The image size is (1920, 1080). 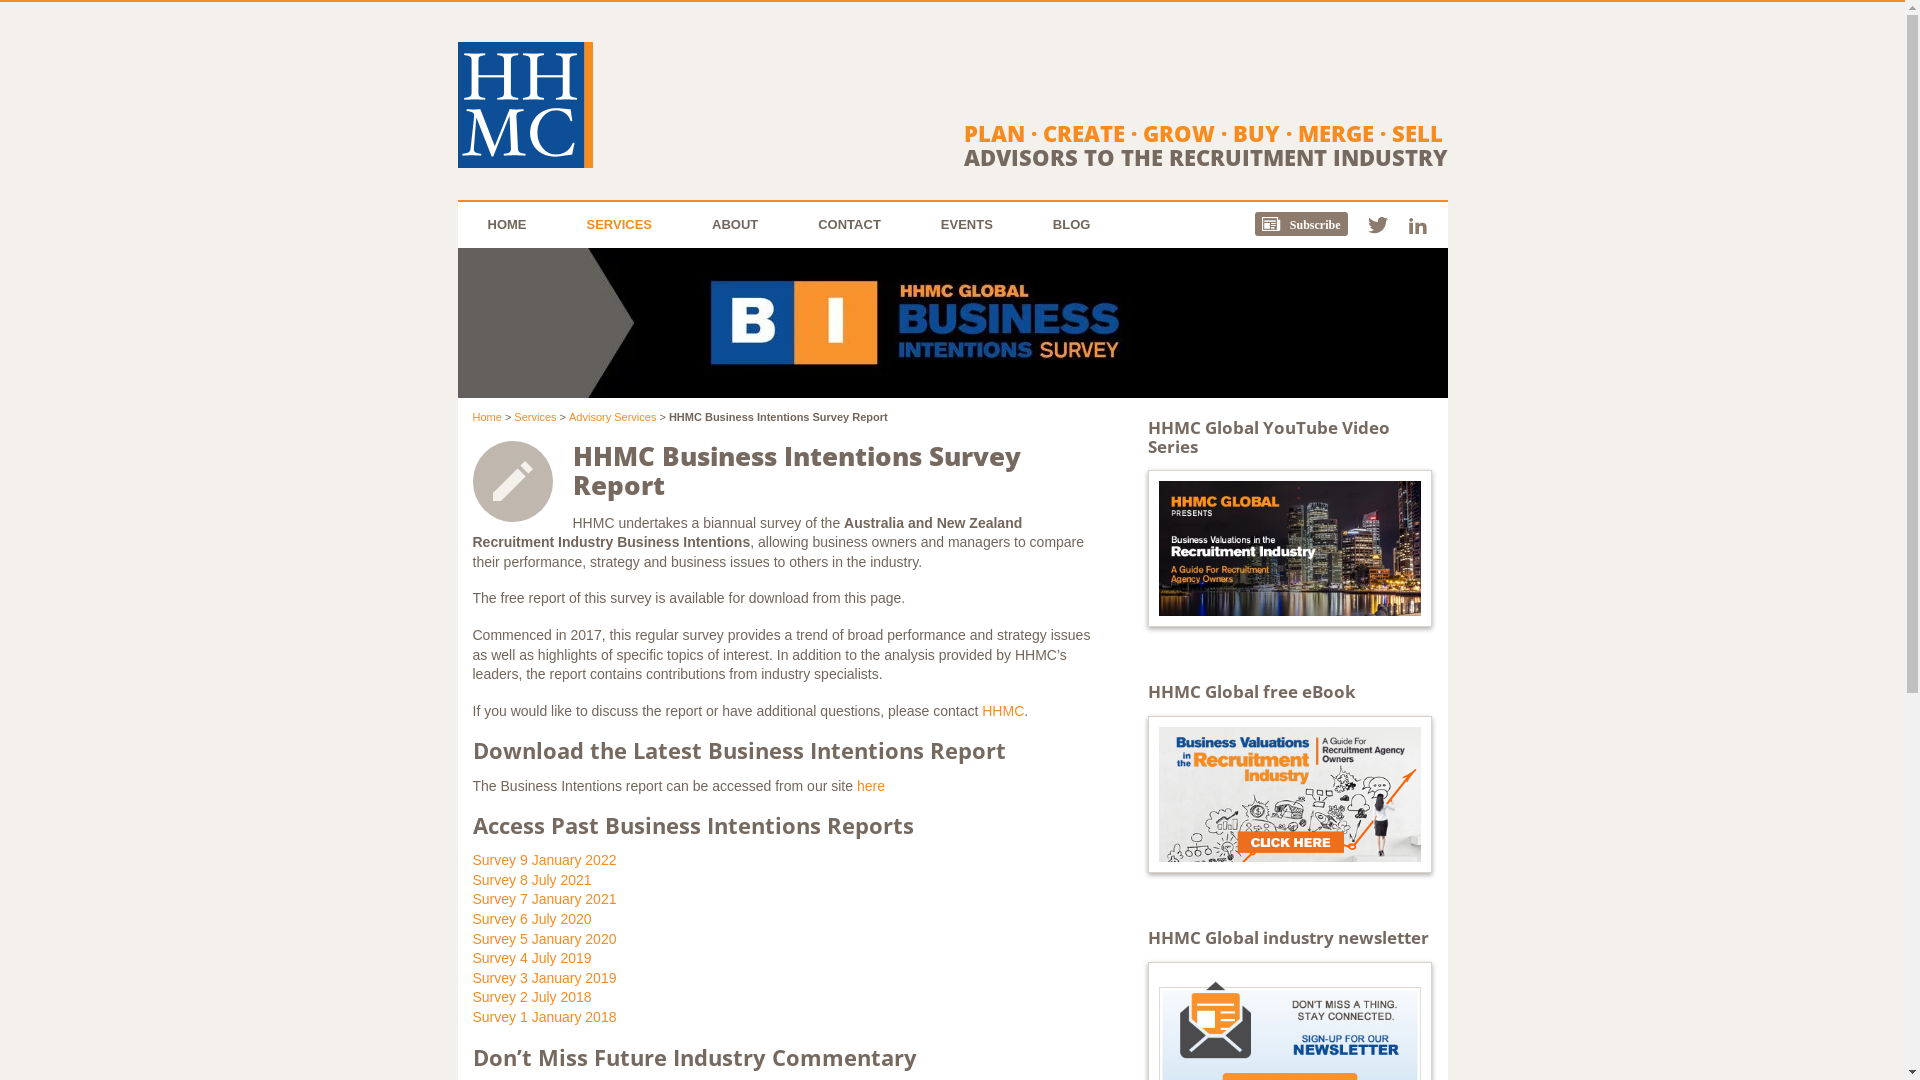 I want to click on 'Survey 2 July 2018', so click(x=531, y=996).